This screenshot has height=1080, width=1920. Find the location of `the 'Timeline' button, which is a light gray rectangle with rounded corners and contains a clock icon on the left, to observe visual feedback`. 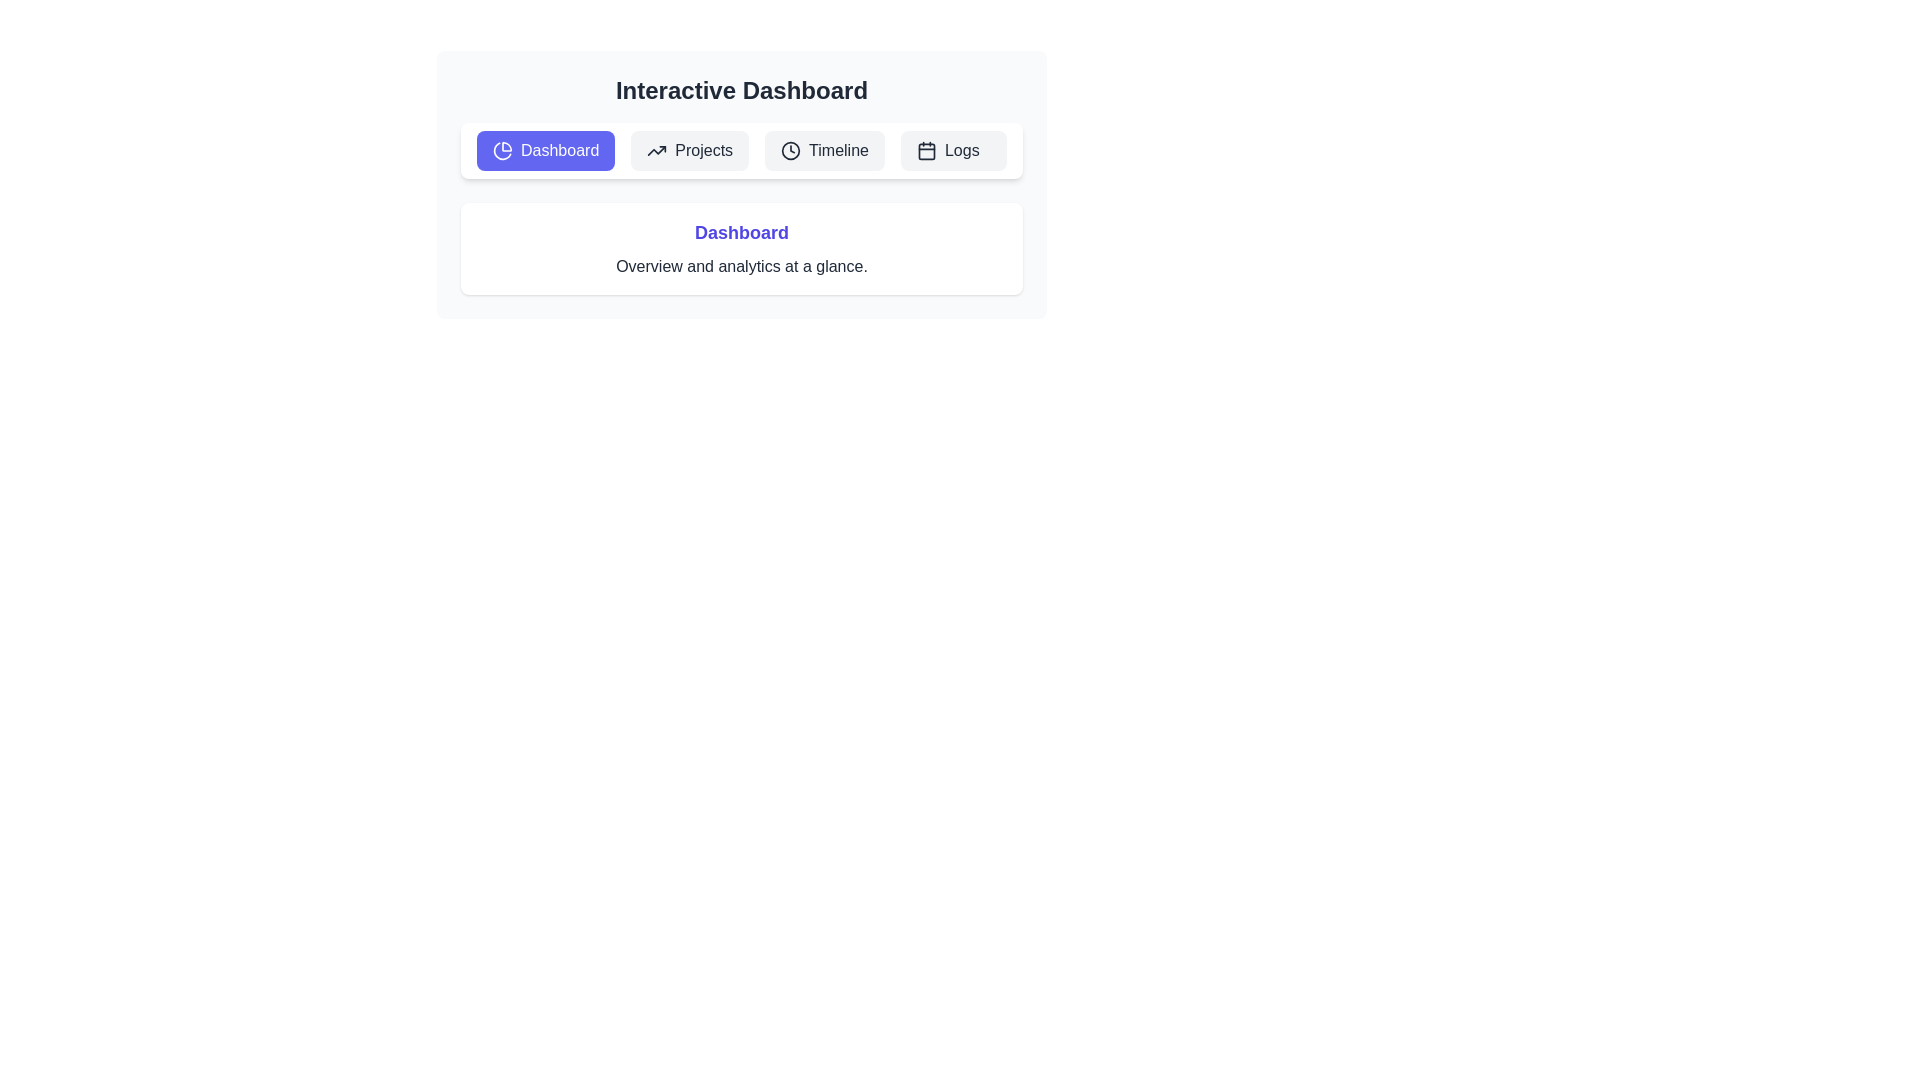

the 'Timeline' button, which is a light gray rectangle with rounded corners and contains a clock icon on the left, to observe visual feedback is located at coordinates (825, 149).